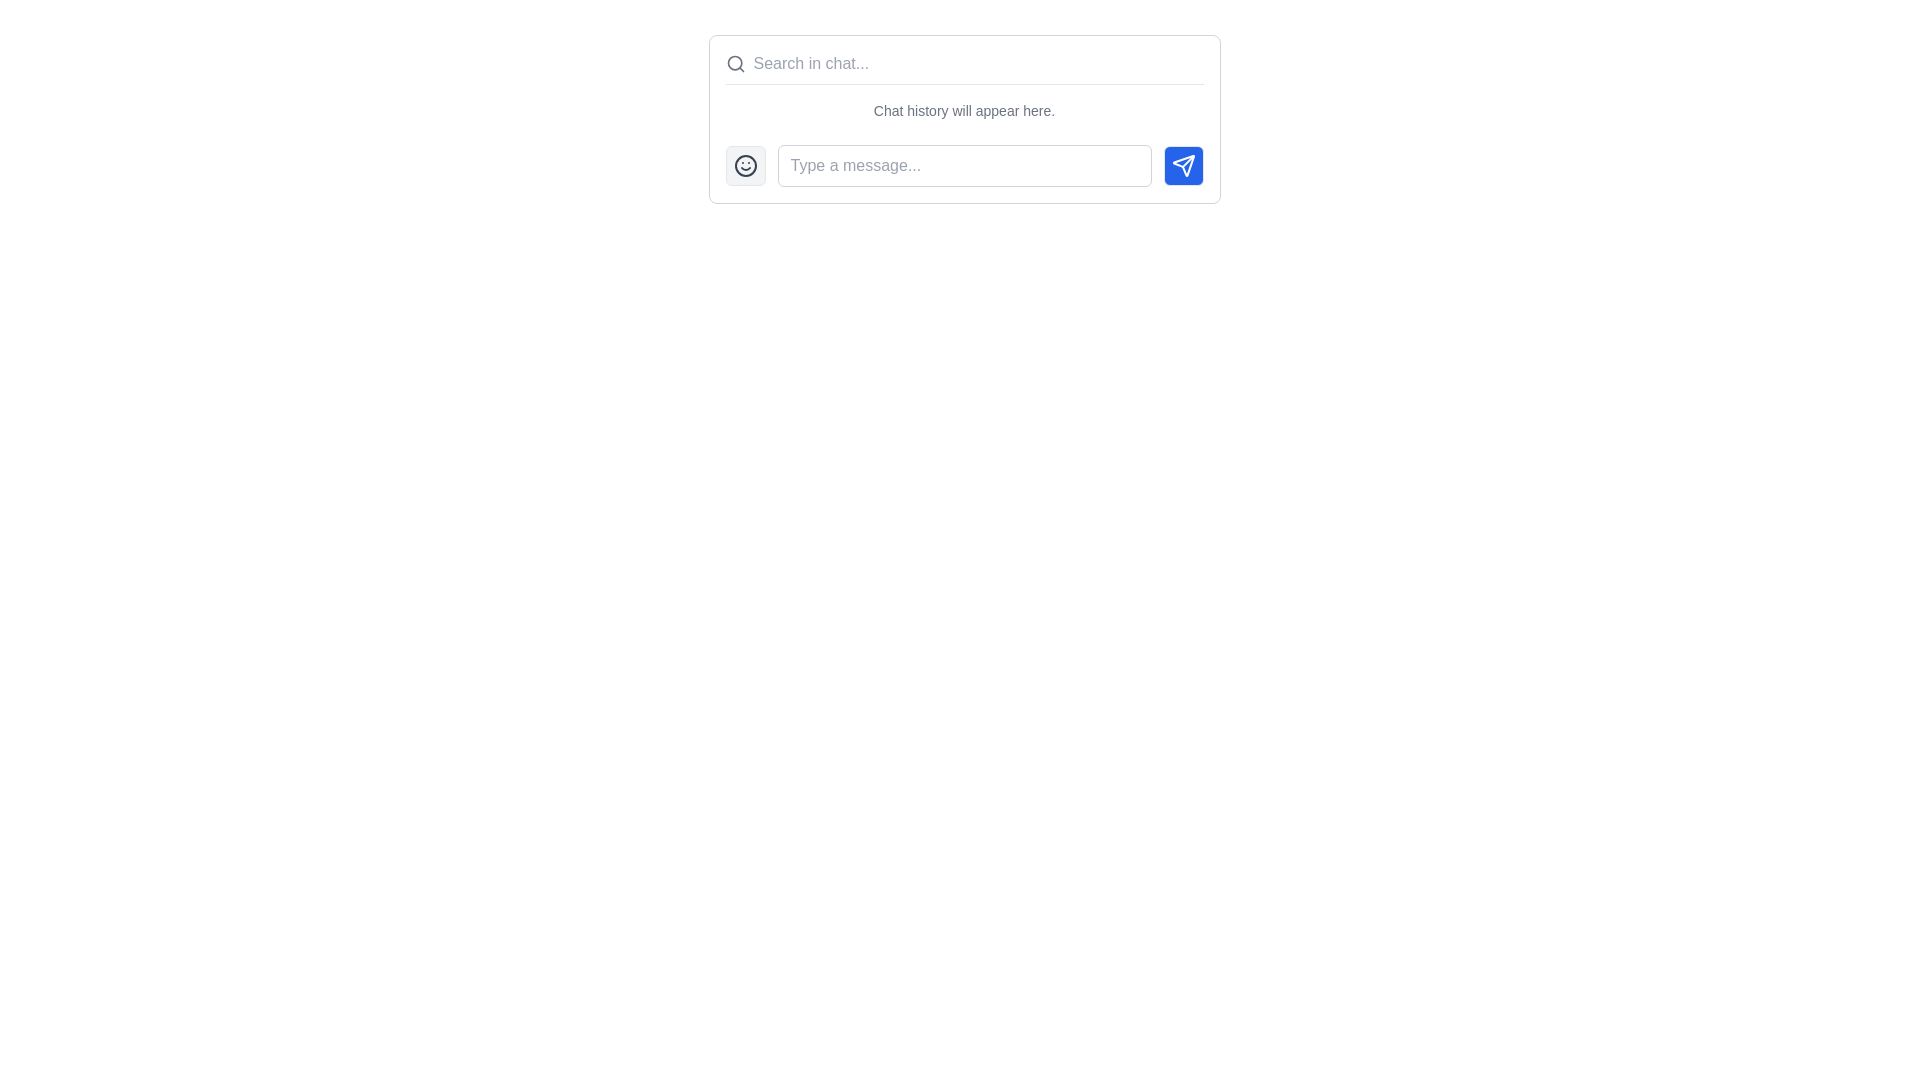  Describe the element at coordinates (733, 62) in the screenshot. I see `the central circle of the magnifying glass icon, which visually indicates search functionality, located to the left of the placeholder text 'Search in chat...'` at that location.